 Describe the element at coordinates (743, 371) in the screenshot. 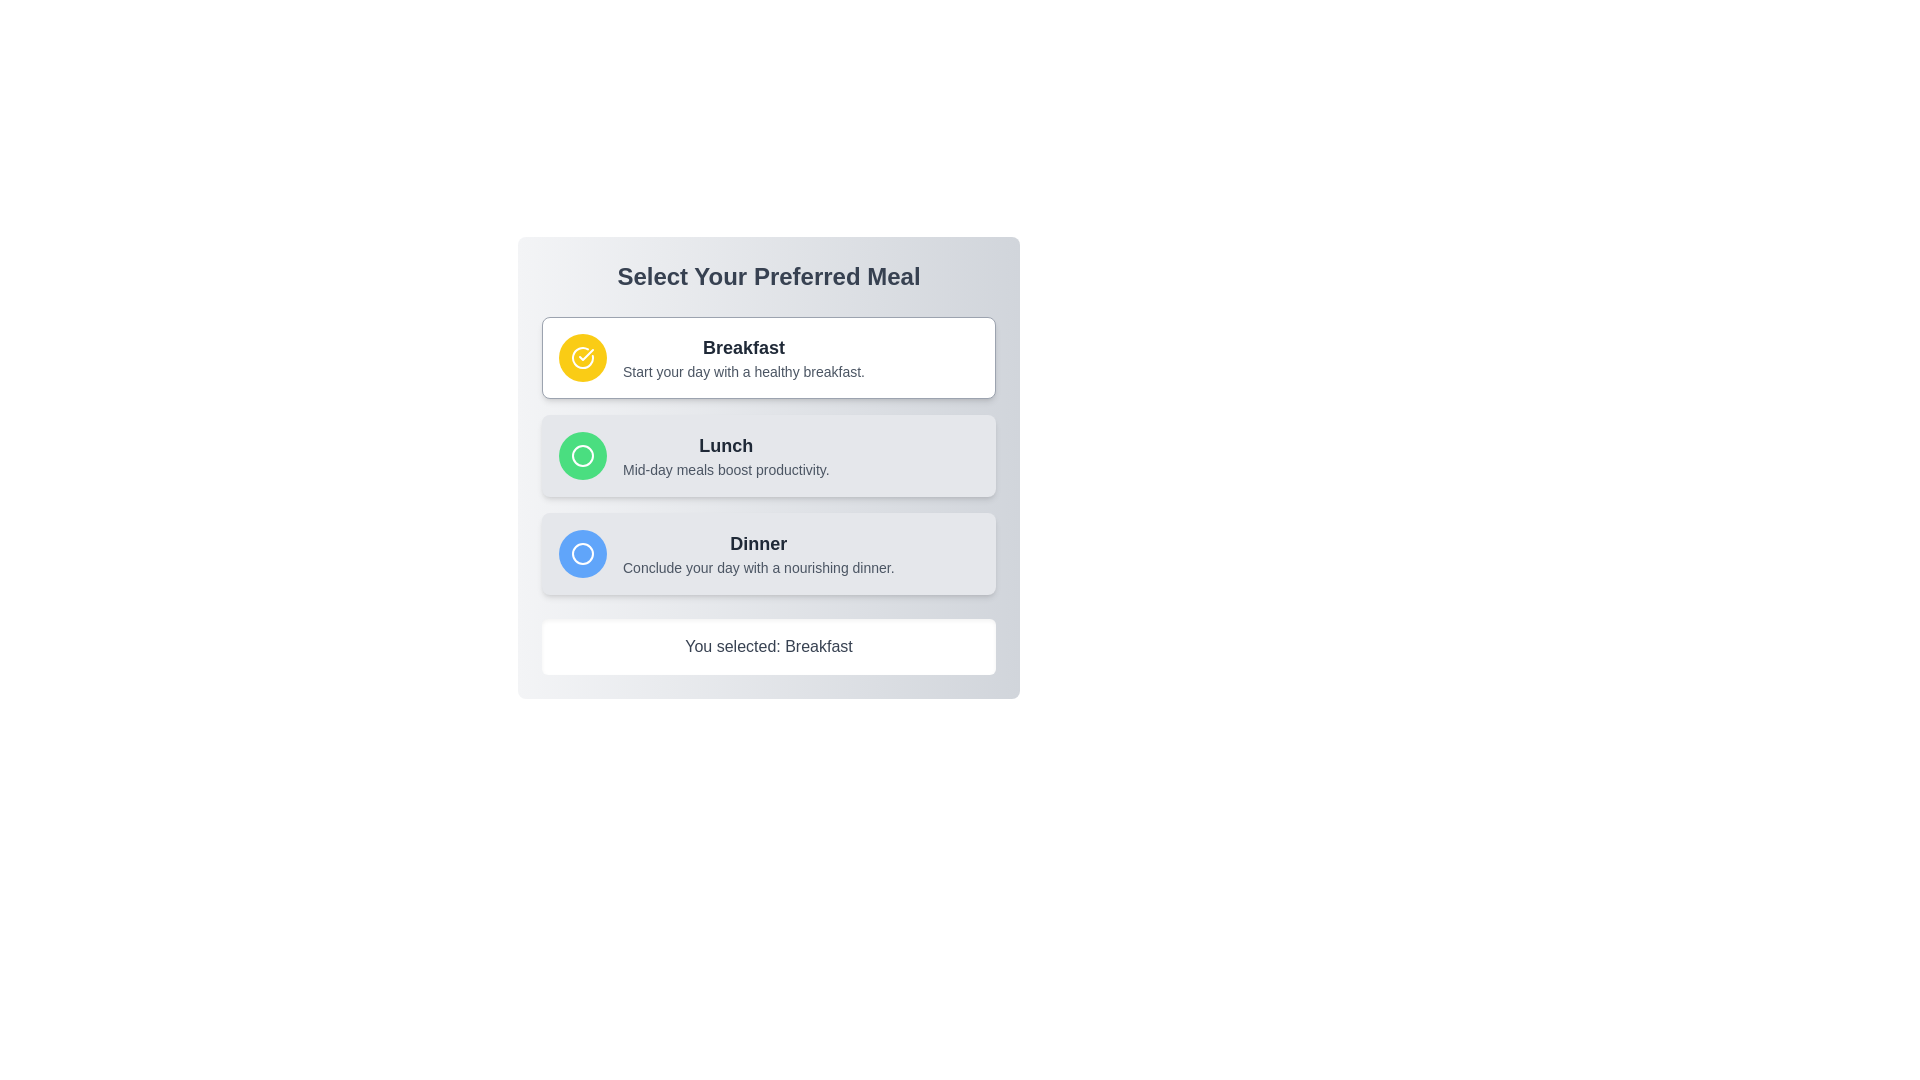

I see `the informational text label located beneath the 'Breakfast' option in the meal preferences card` at that location.